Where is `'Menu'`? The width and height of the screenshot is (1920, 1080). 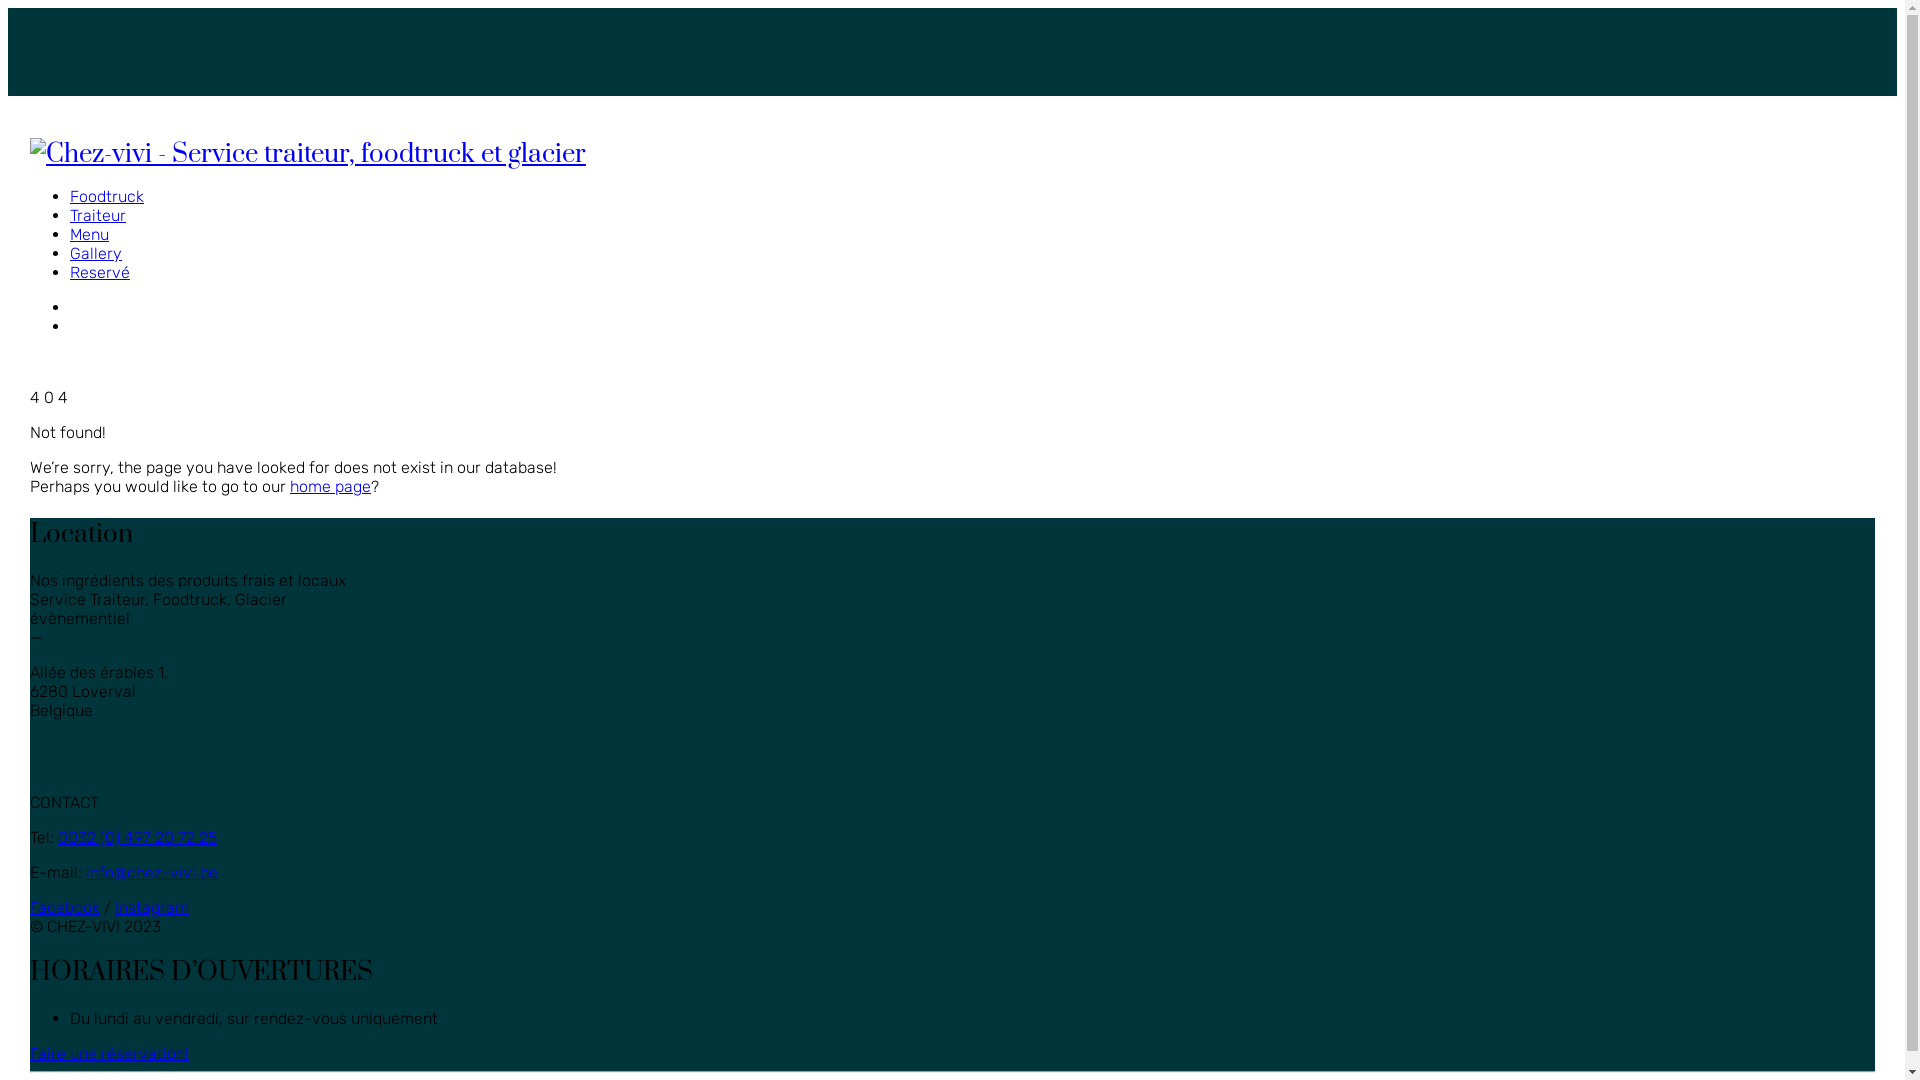
'Menu' is located at coordinates (88, 233).